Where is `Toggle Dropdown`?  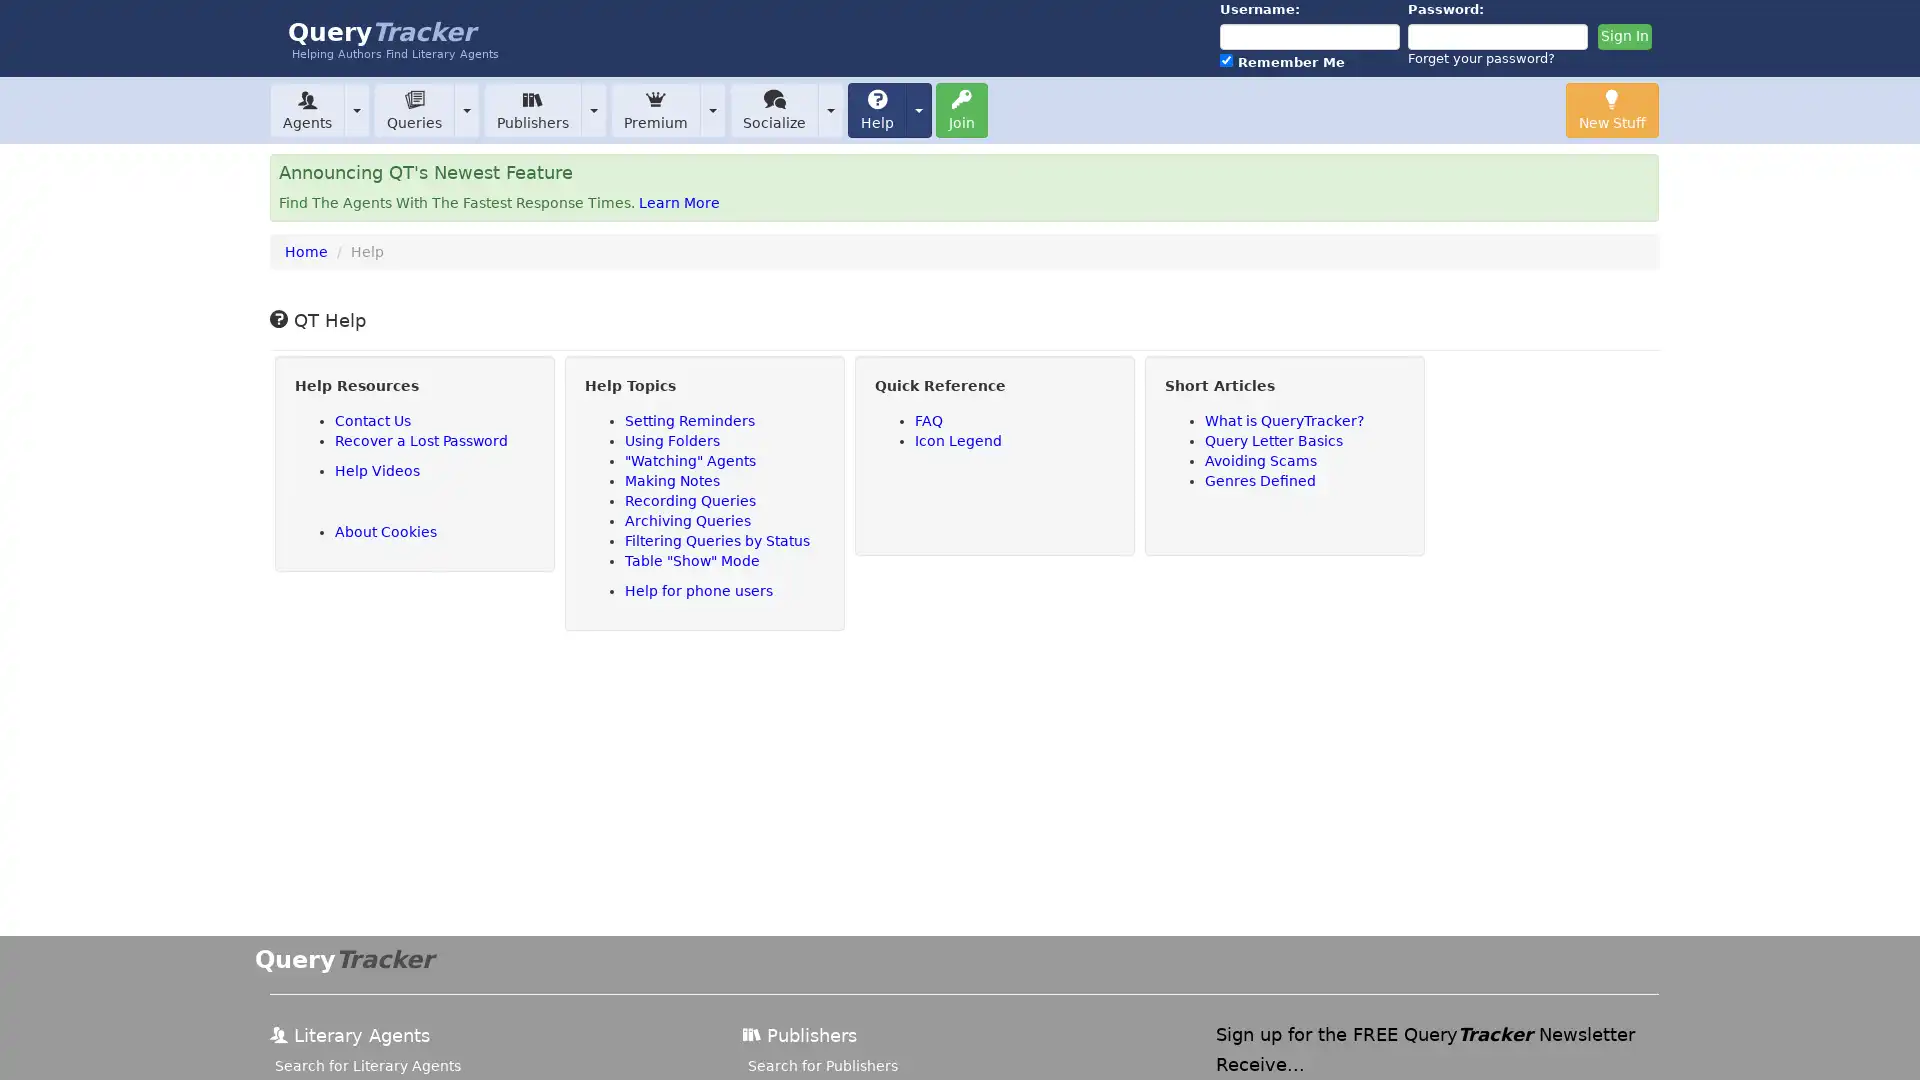
Toggle Dropdown is located at coordinates (713, 109).